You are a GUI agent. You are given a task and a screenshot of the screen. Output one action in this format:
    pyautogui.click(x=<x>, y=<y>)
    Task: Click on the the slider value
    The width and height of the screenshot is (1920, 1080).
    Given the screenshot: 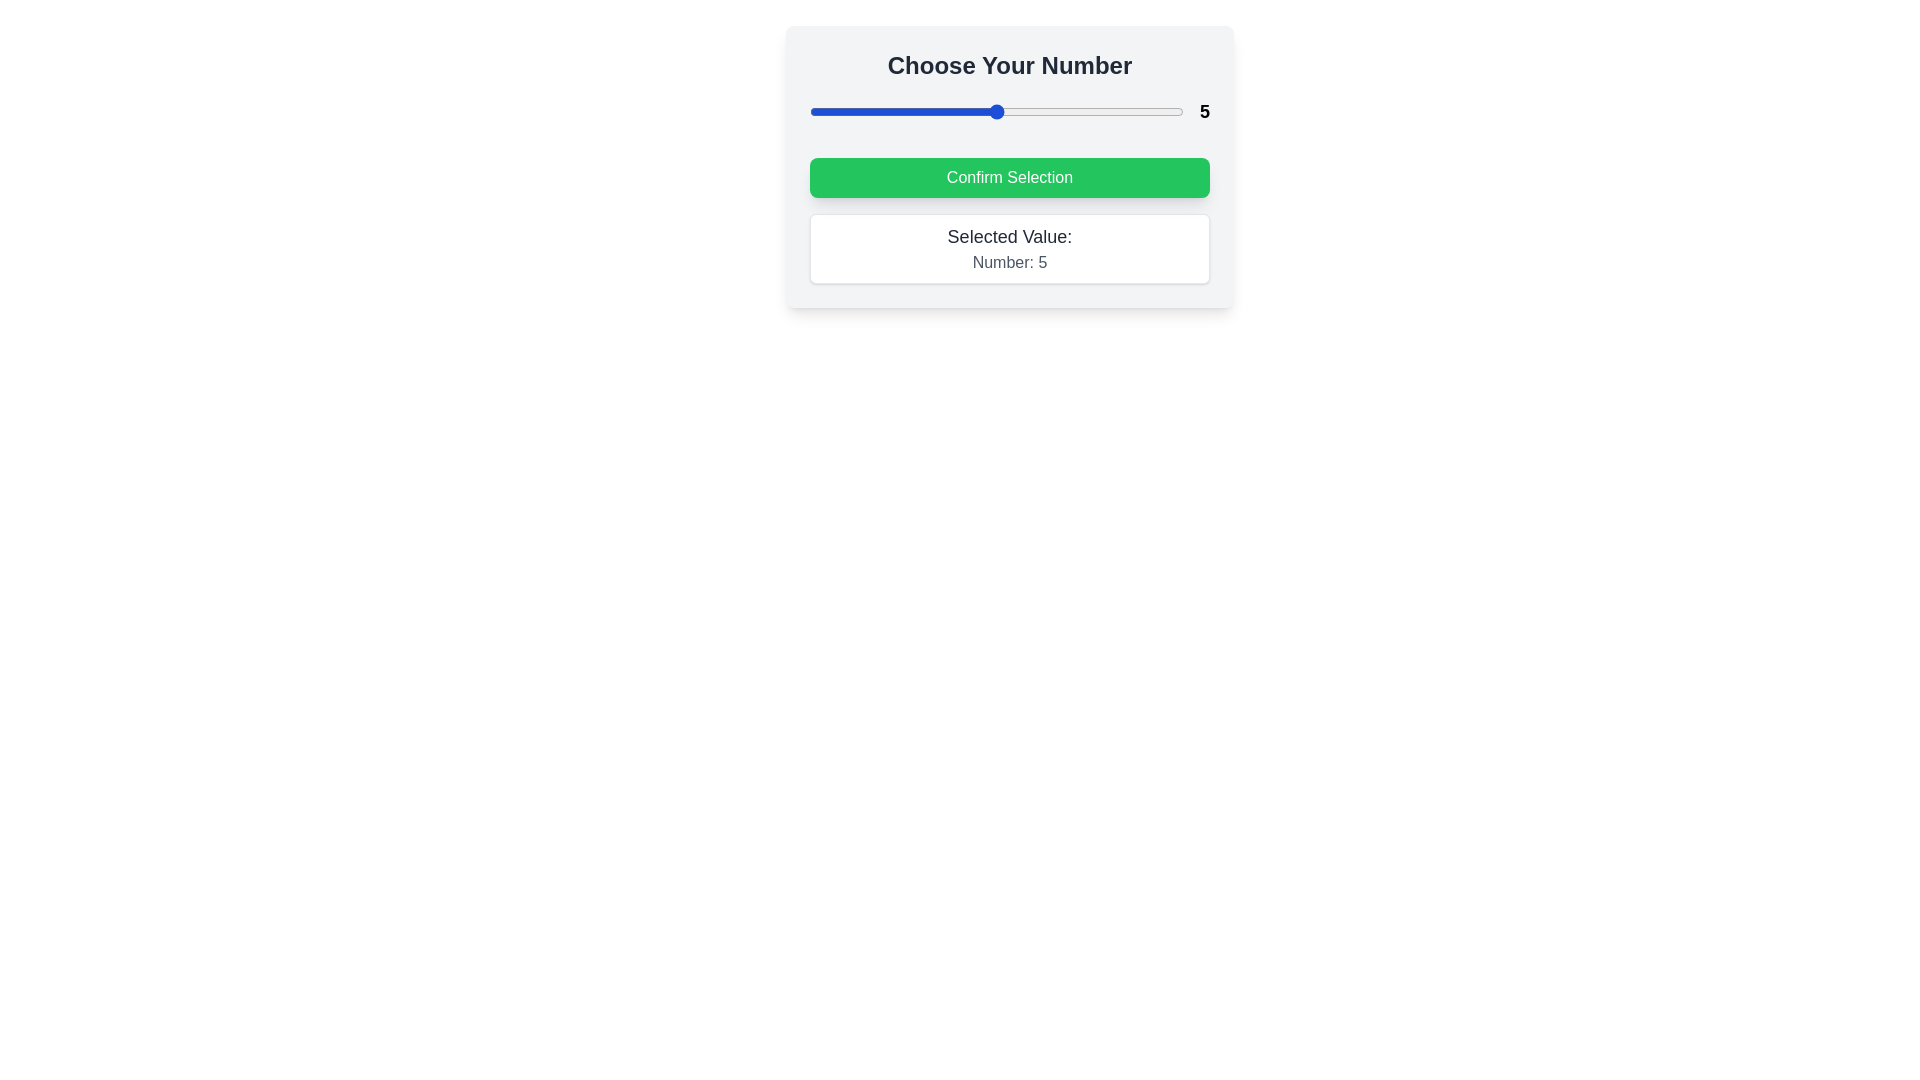 What is the action you would take?
    pyautogui.click(x=883, y=111)
    